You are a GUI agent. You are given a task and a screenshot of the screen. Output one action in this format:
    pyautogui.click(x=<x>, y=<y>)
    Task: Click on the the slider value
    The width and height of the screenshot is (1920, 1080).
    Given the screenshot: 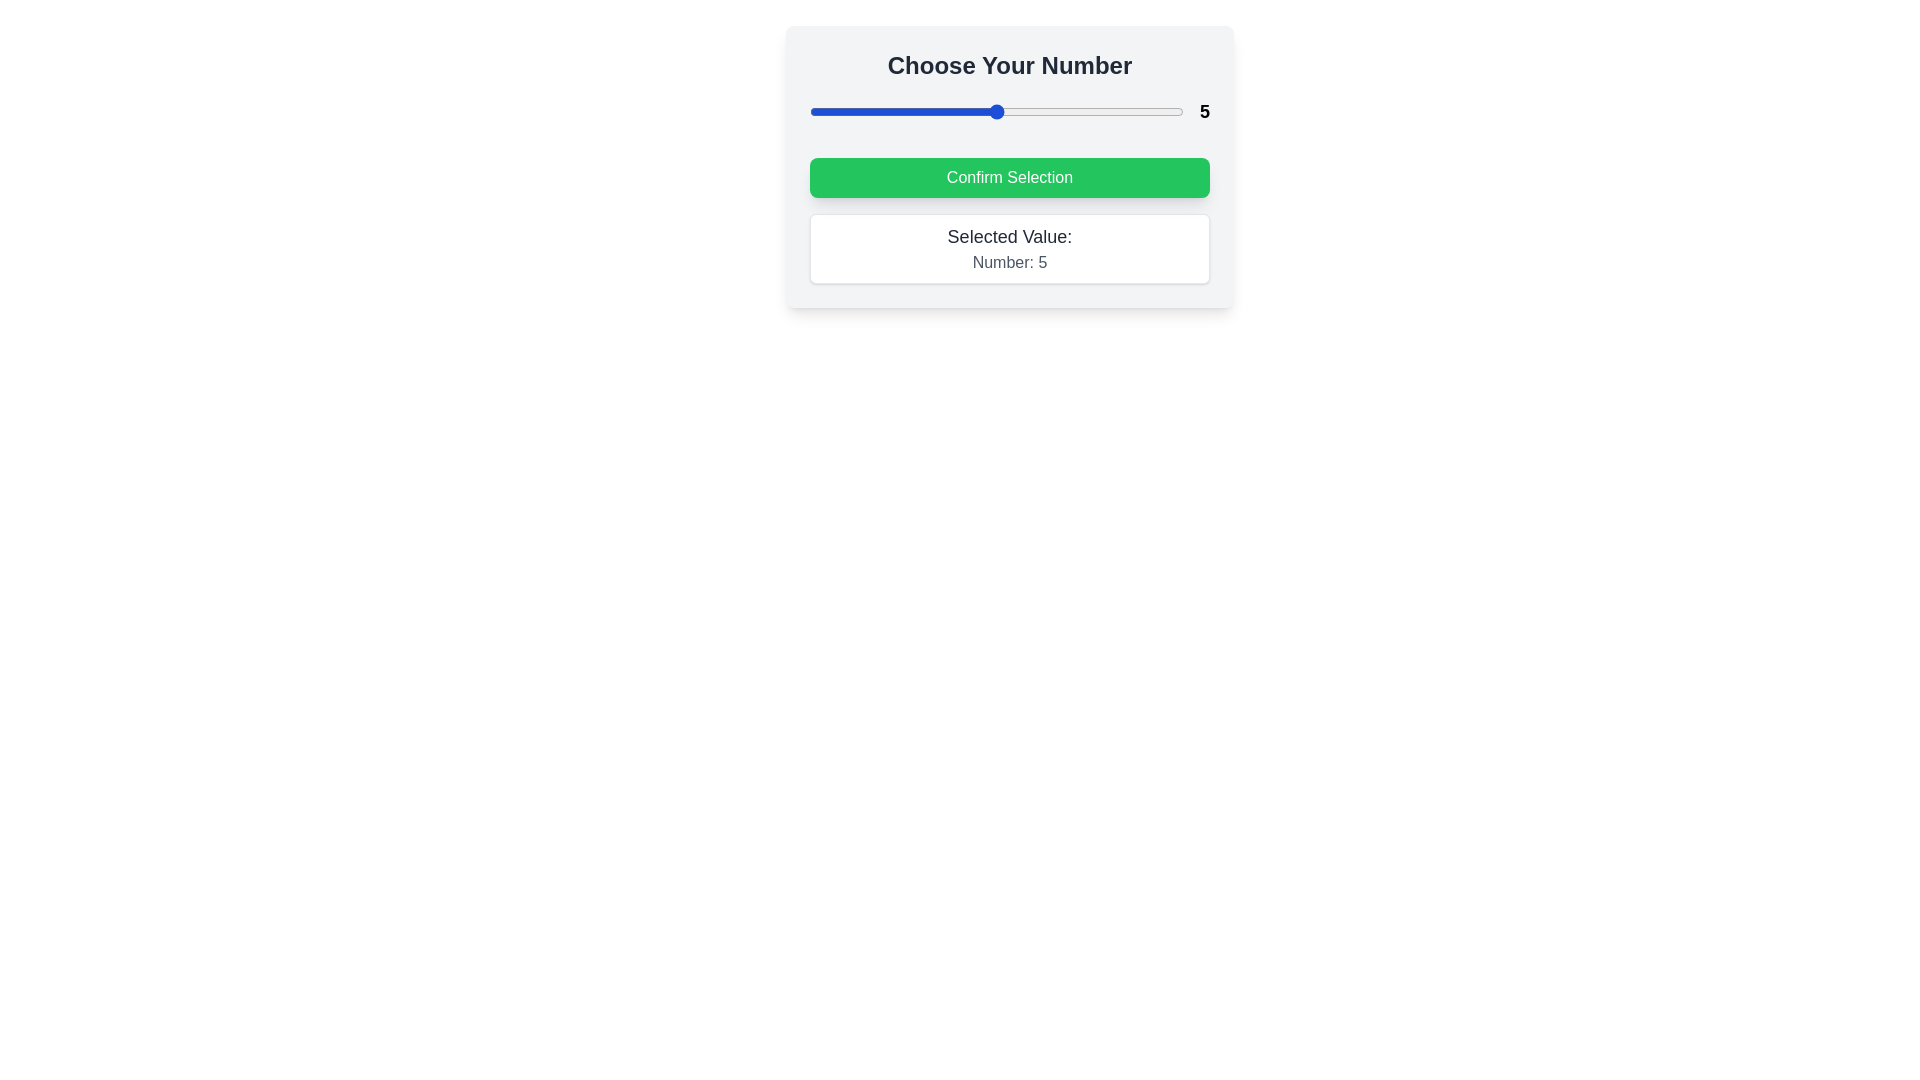 What is the action you would take?
    pyautogui.click(x=883, y=111)
    